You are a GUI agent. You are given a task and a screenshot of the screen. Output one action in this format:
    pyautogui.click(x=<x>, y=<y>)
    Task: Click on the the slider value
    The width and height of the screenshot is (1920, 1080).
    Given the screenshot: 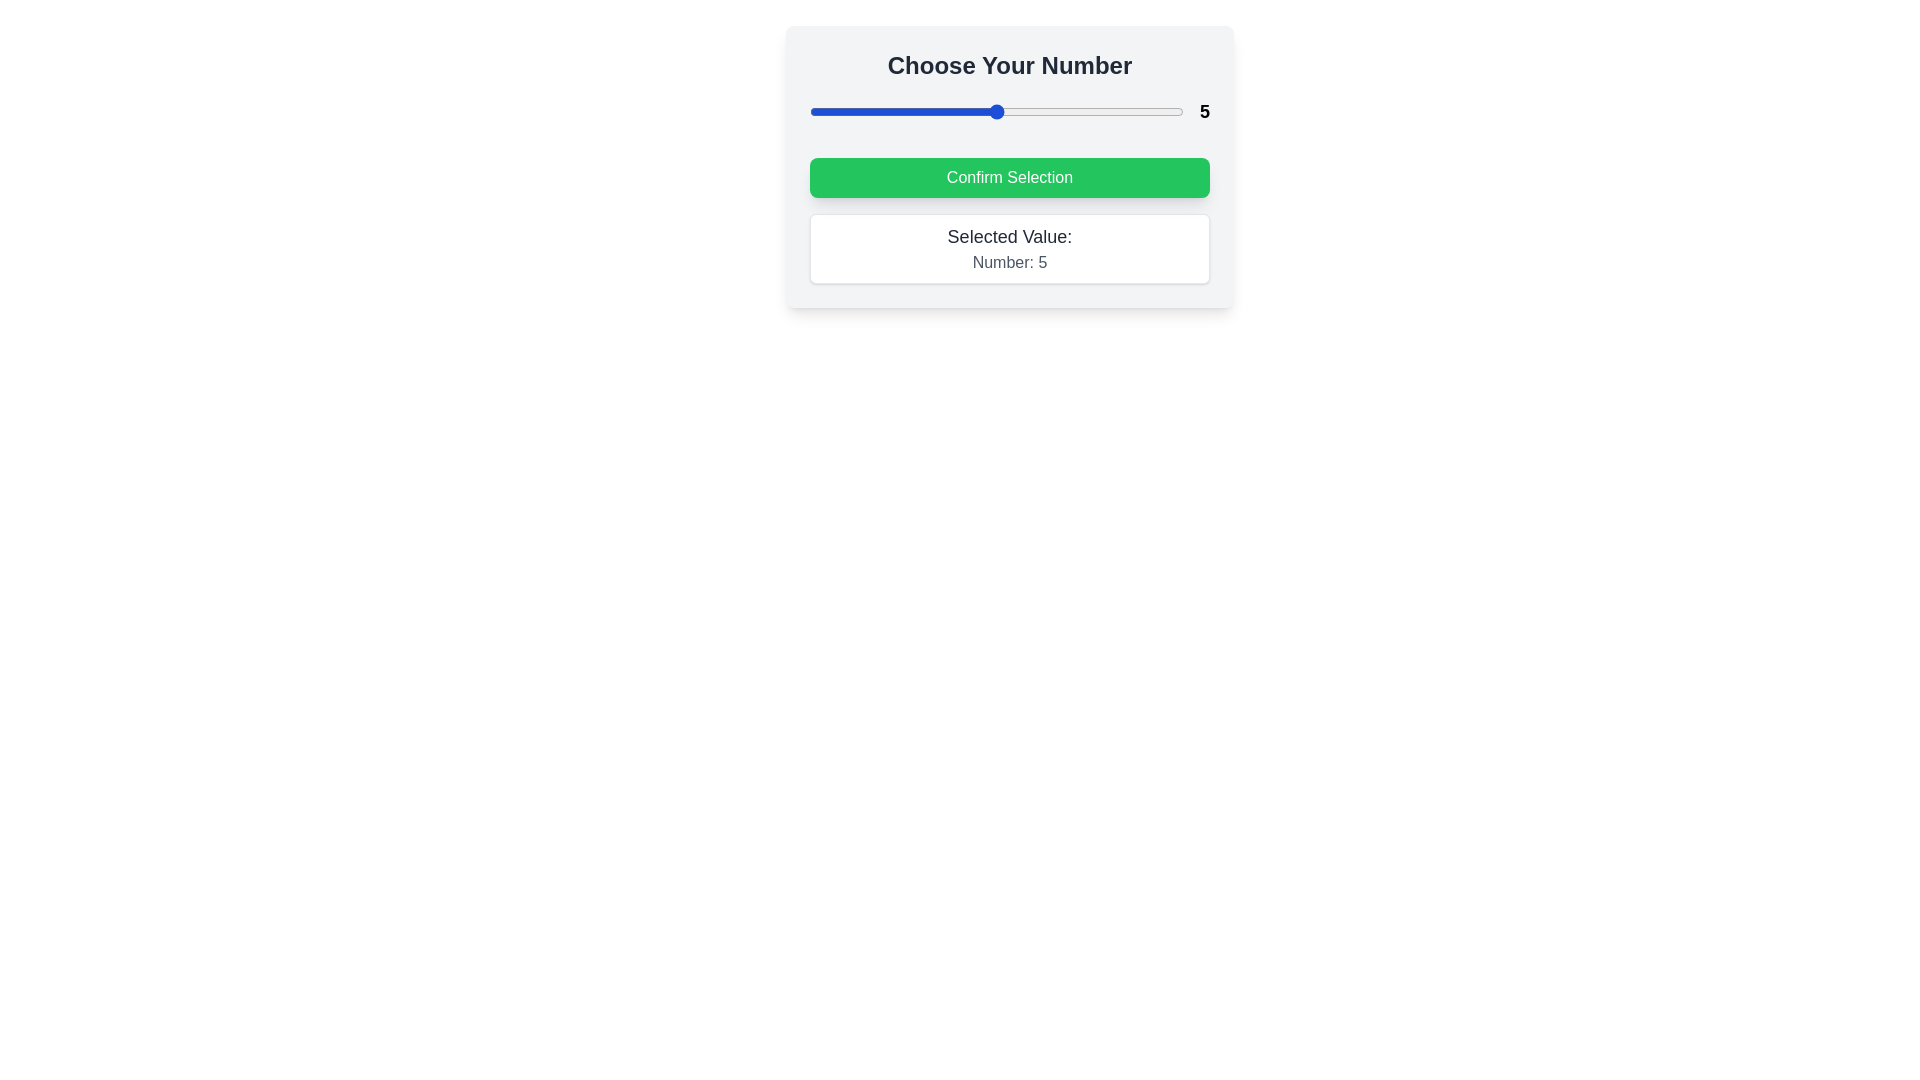 What is the action you would take?
    pyautogui.click(x=883, y=111)
    